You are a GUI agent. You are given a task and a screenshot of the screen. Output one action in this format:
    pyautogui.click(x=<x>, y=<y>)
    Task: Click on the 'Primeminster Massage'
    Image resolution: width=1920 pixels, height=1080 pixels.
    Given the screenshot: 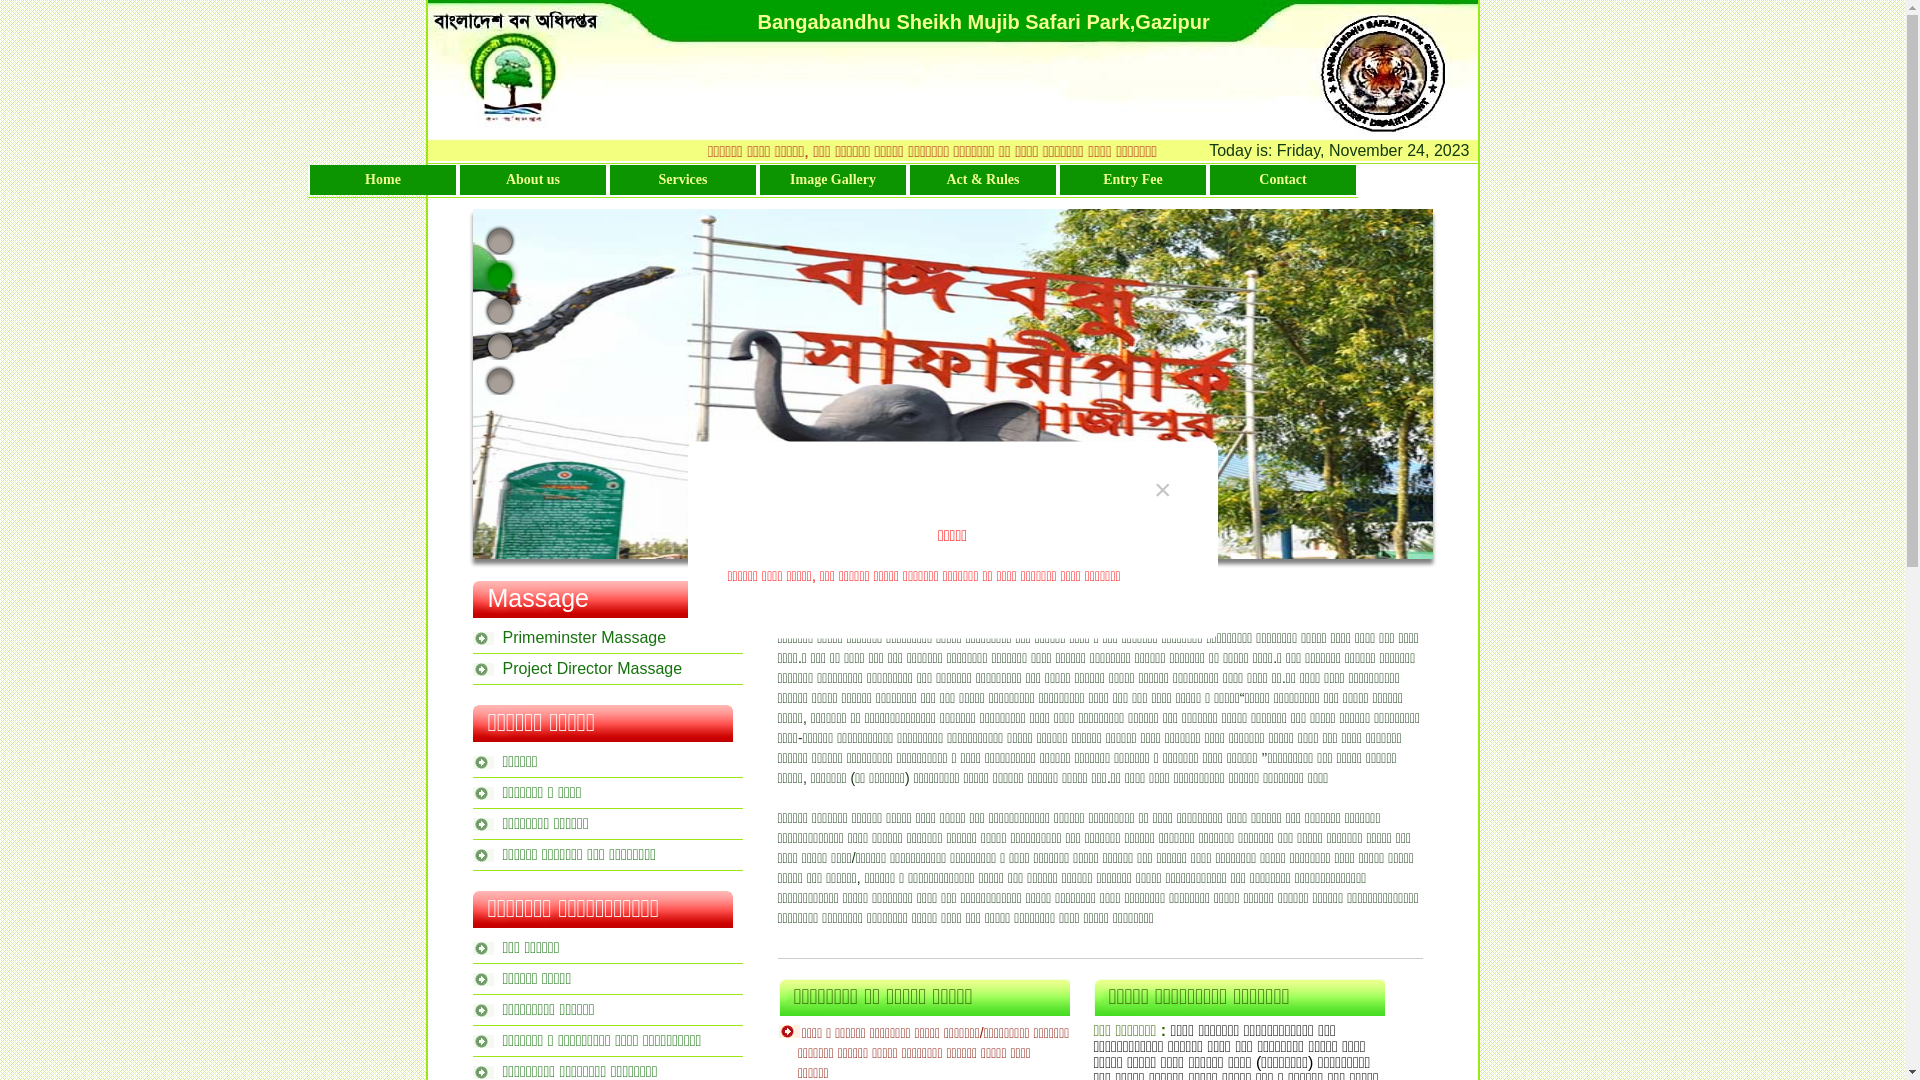 What is the action you would take?
    pyautogui.click(x=605, y=634)
    